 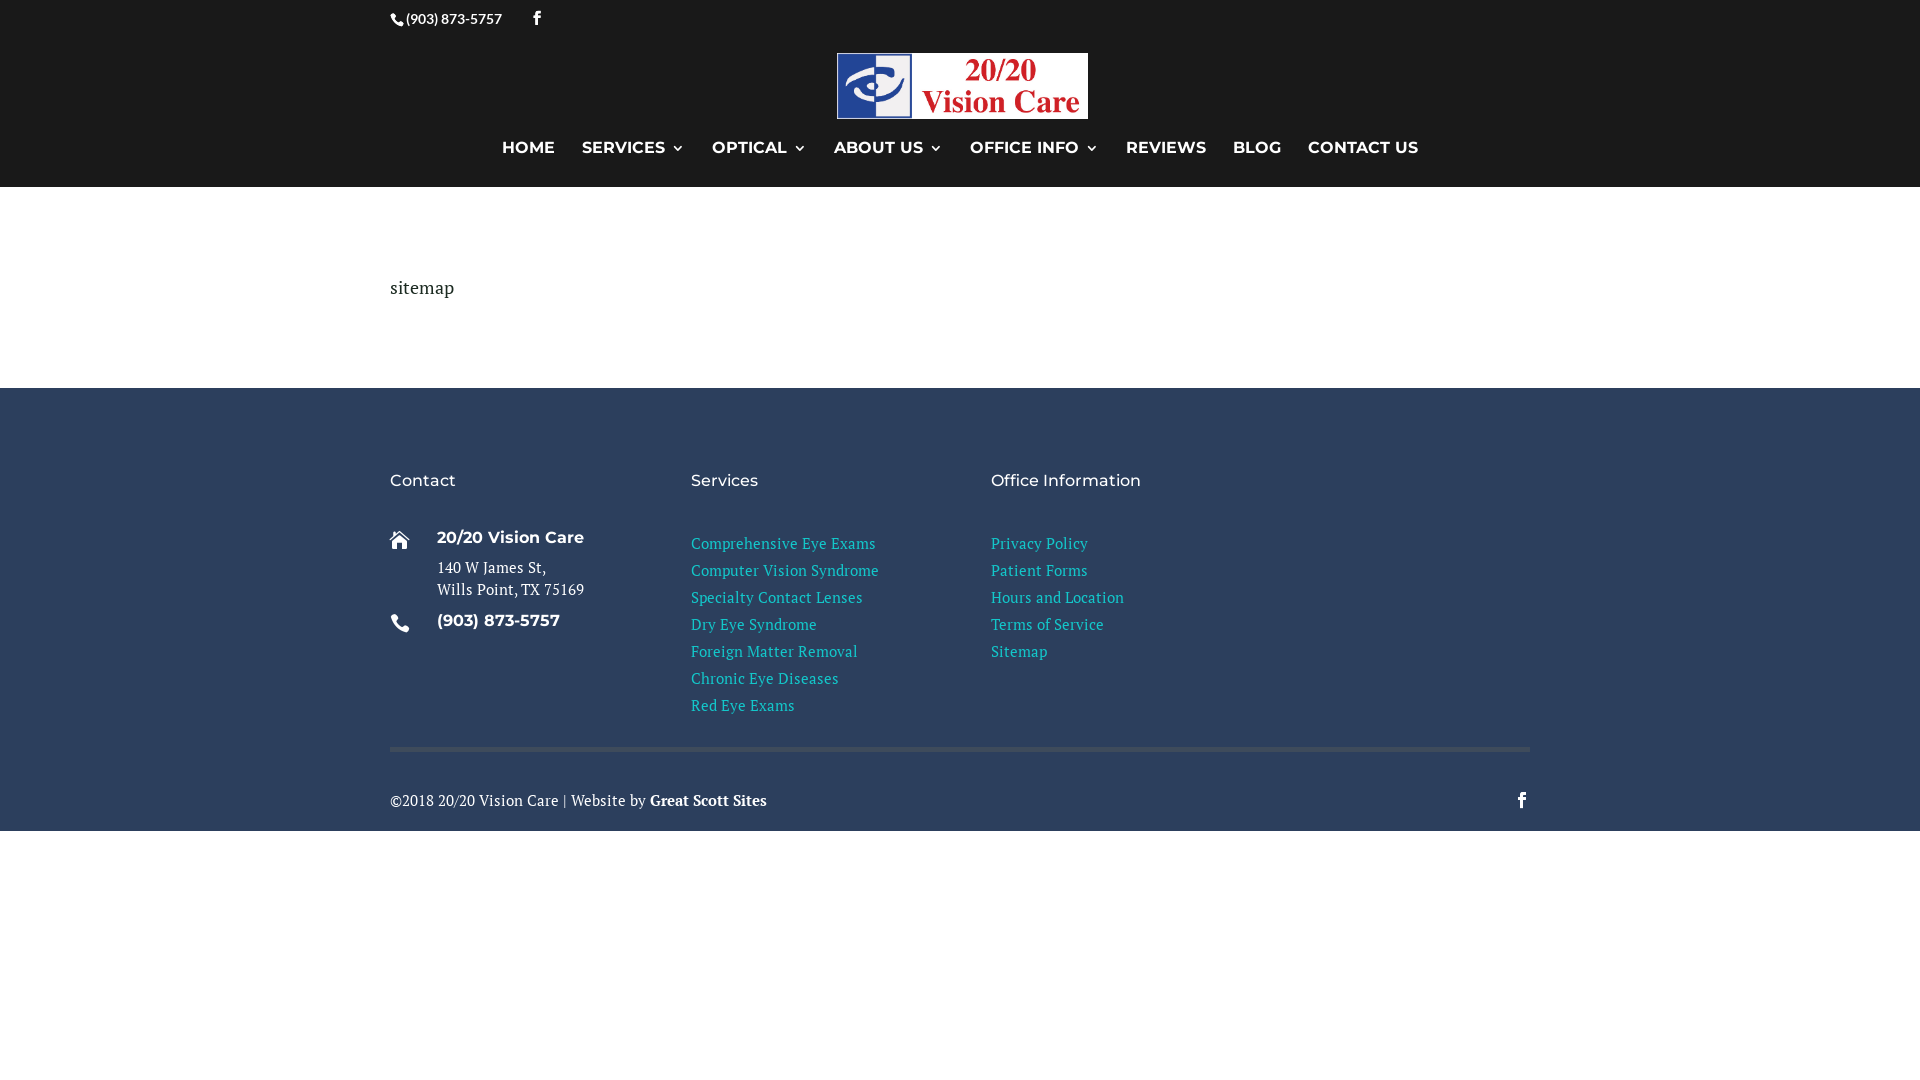 What do you see at coordinates (708, 798) in the screenshot?
I see `'Great Scott Sites'` at bounding box center [708, 798].